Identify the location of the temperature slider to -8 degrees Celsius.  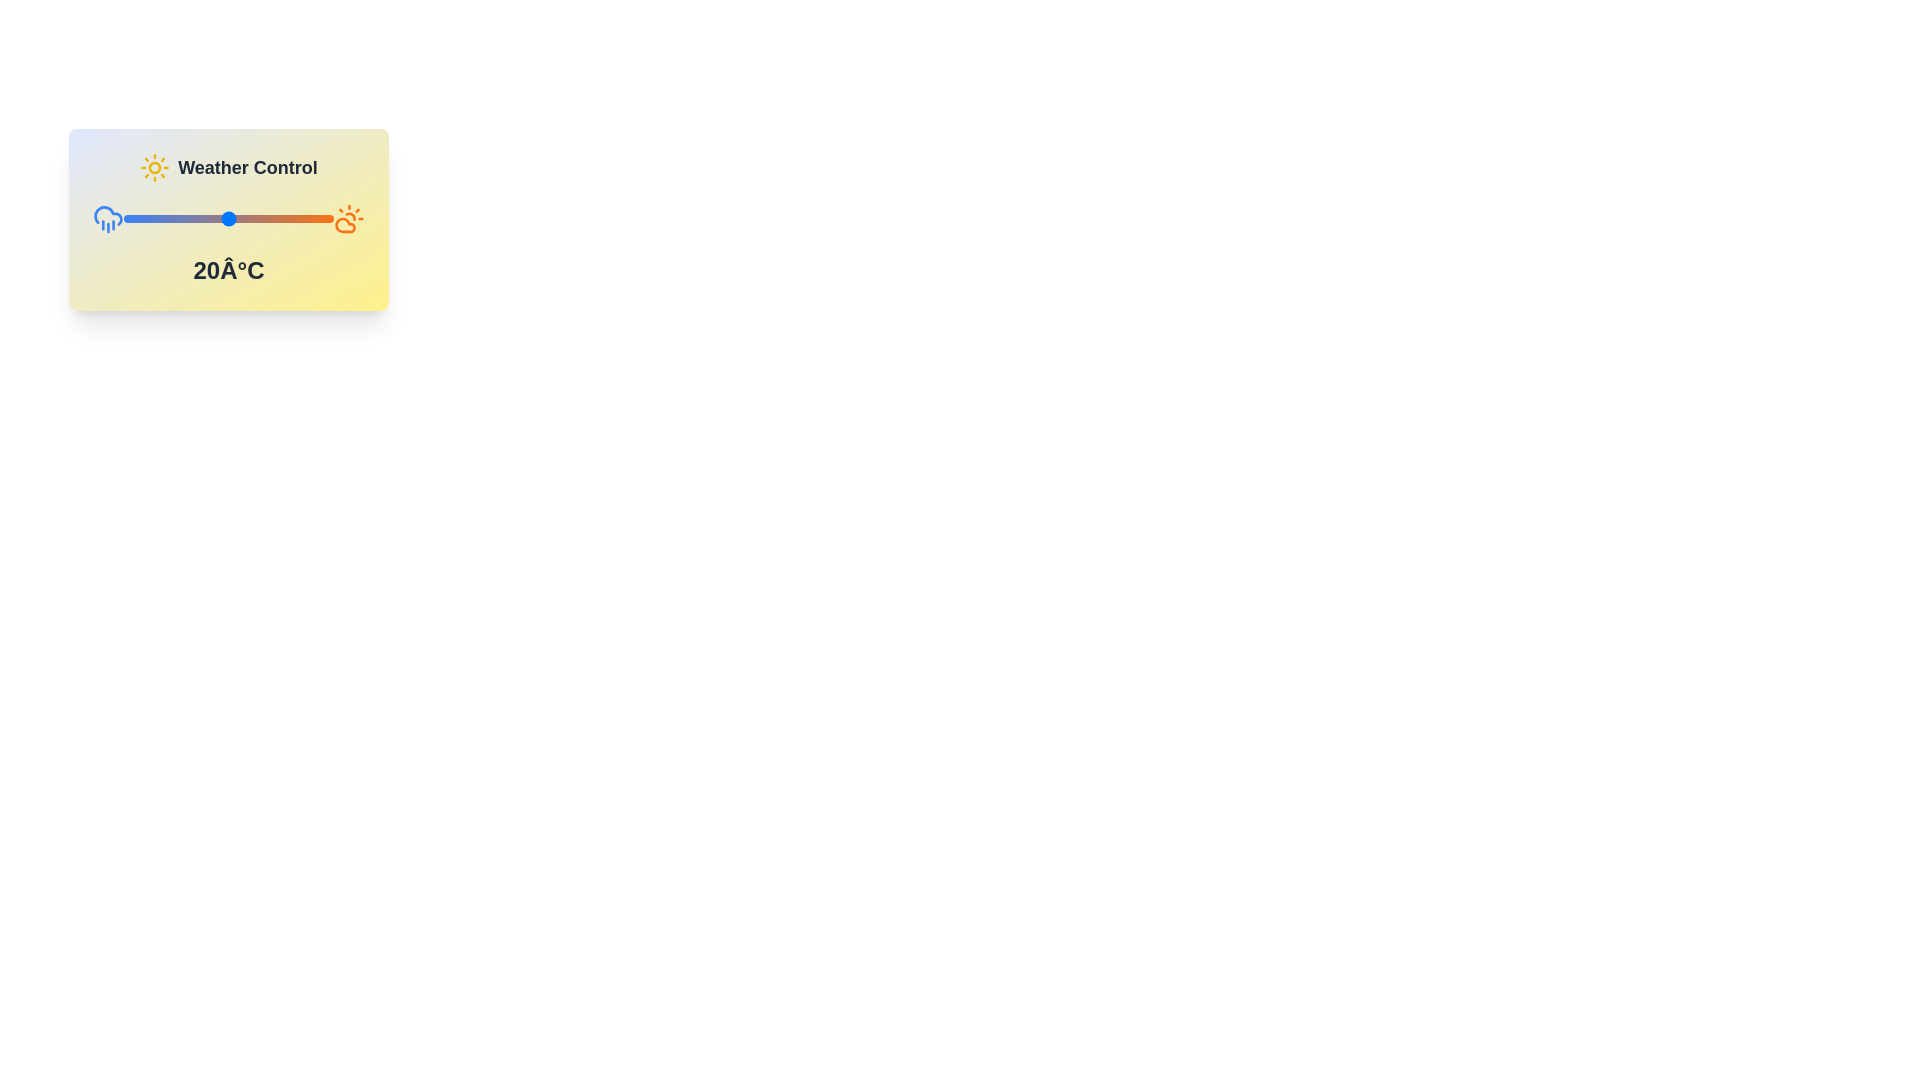
(129, 219).